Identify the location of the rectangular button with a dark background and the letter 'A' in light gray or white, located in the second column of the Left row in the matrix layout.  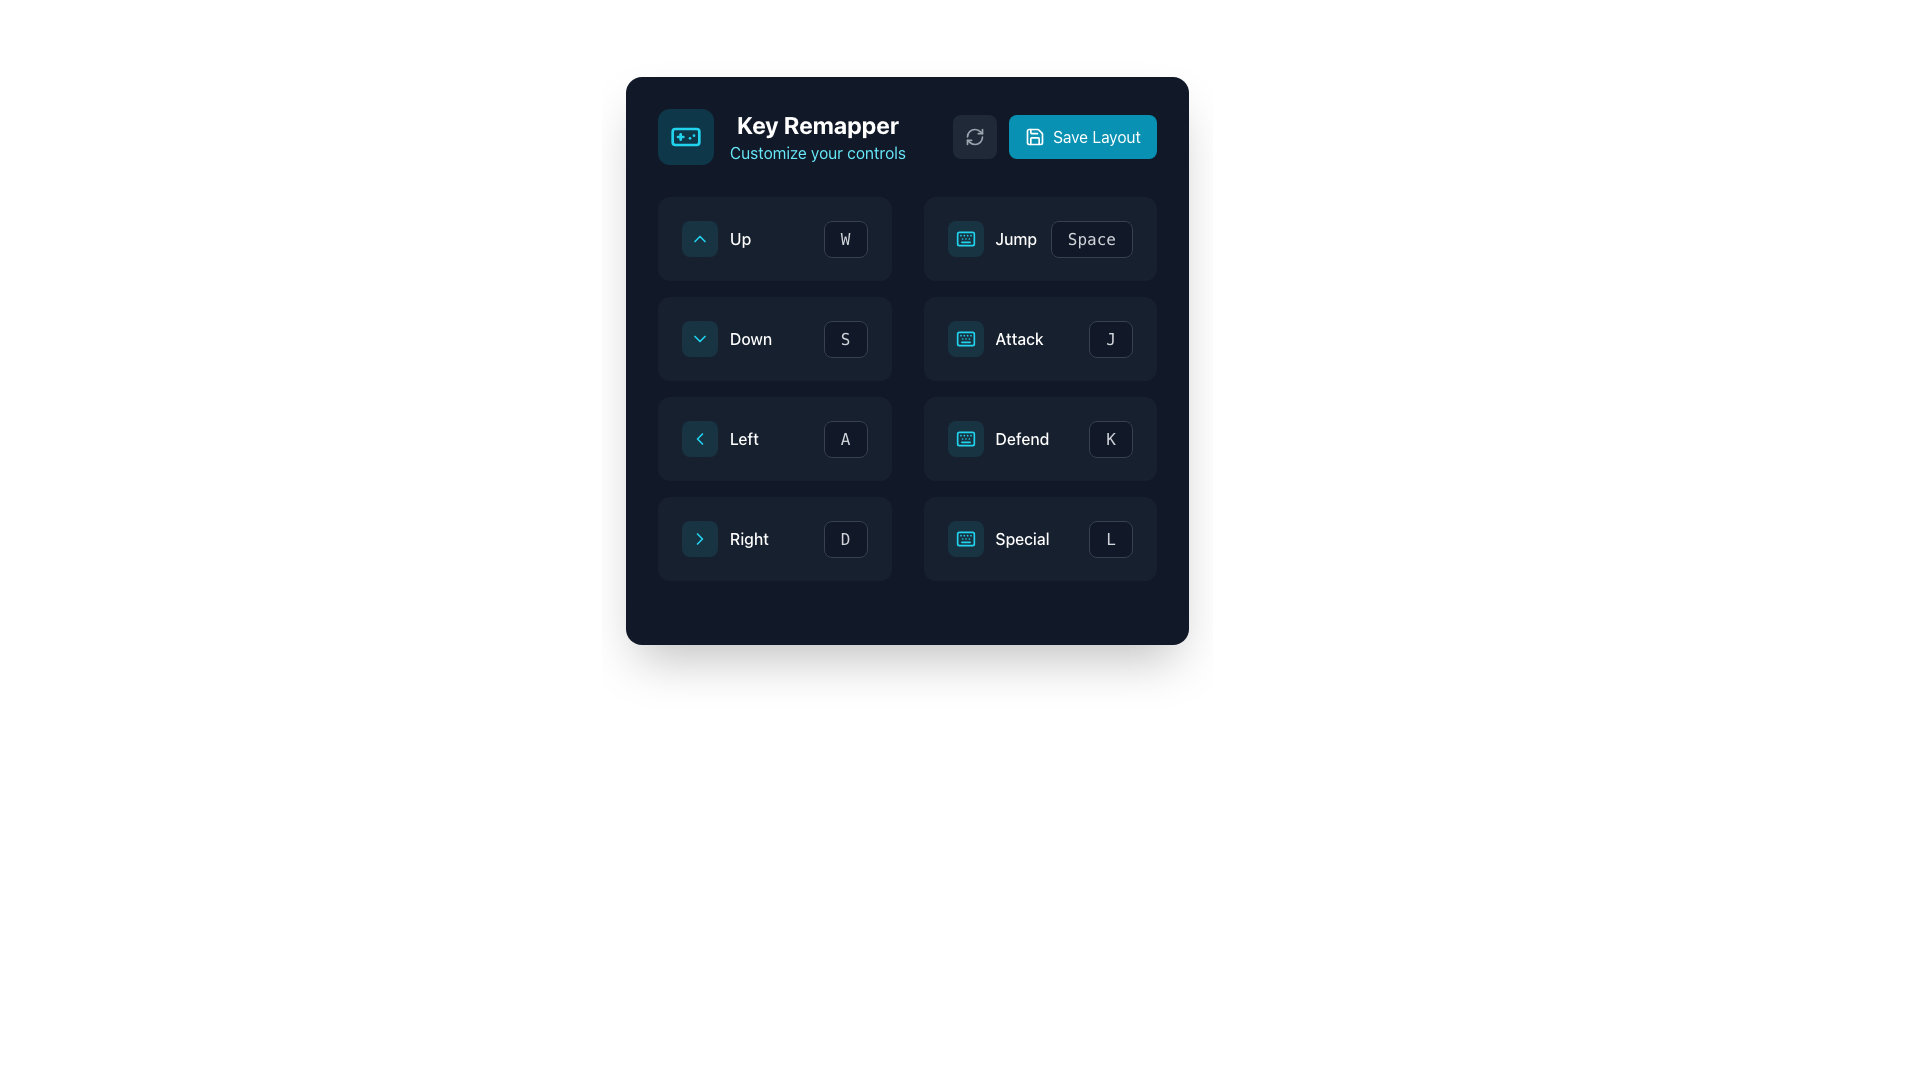
(845, 438).